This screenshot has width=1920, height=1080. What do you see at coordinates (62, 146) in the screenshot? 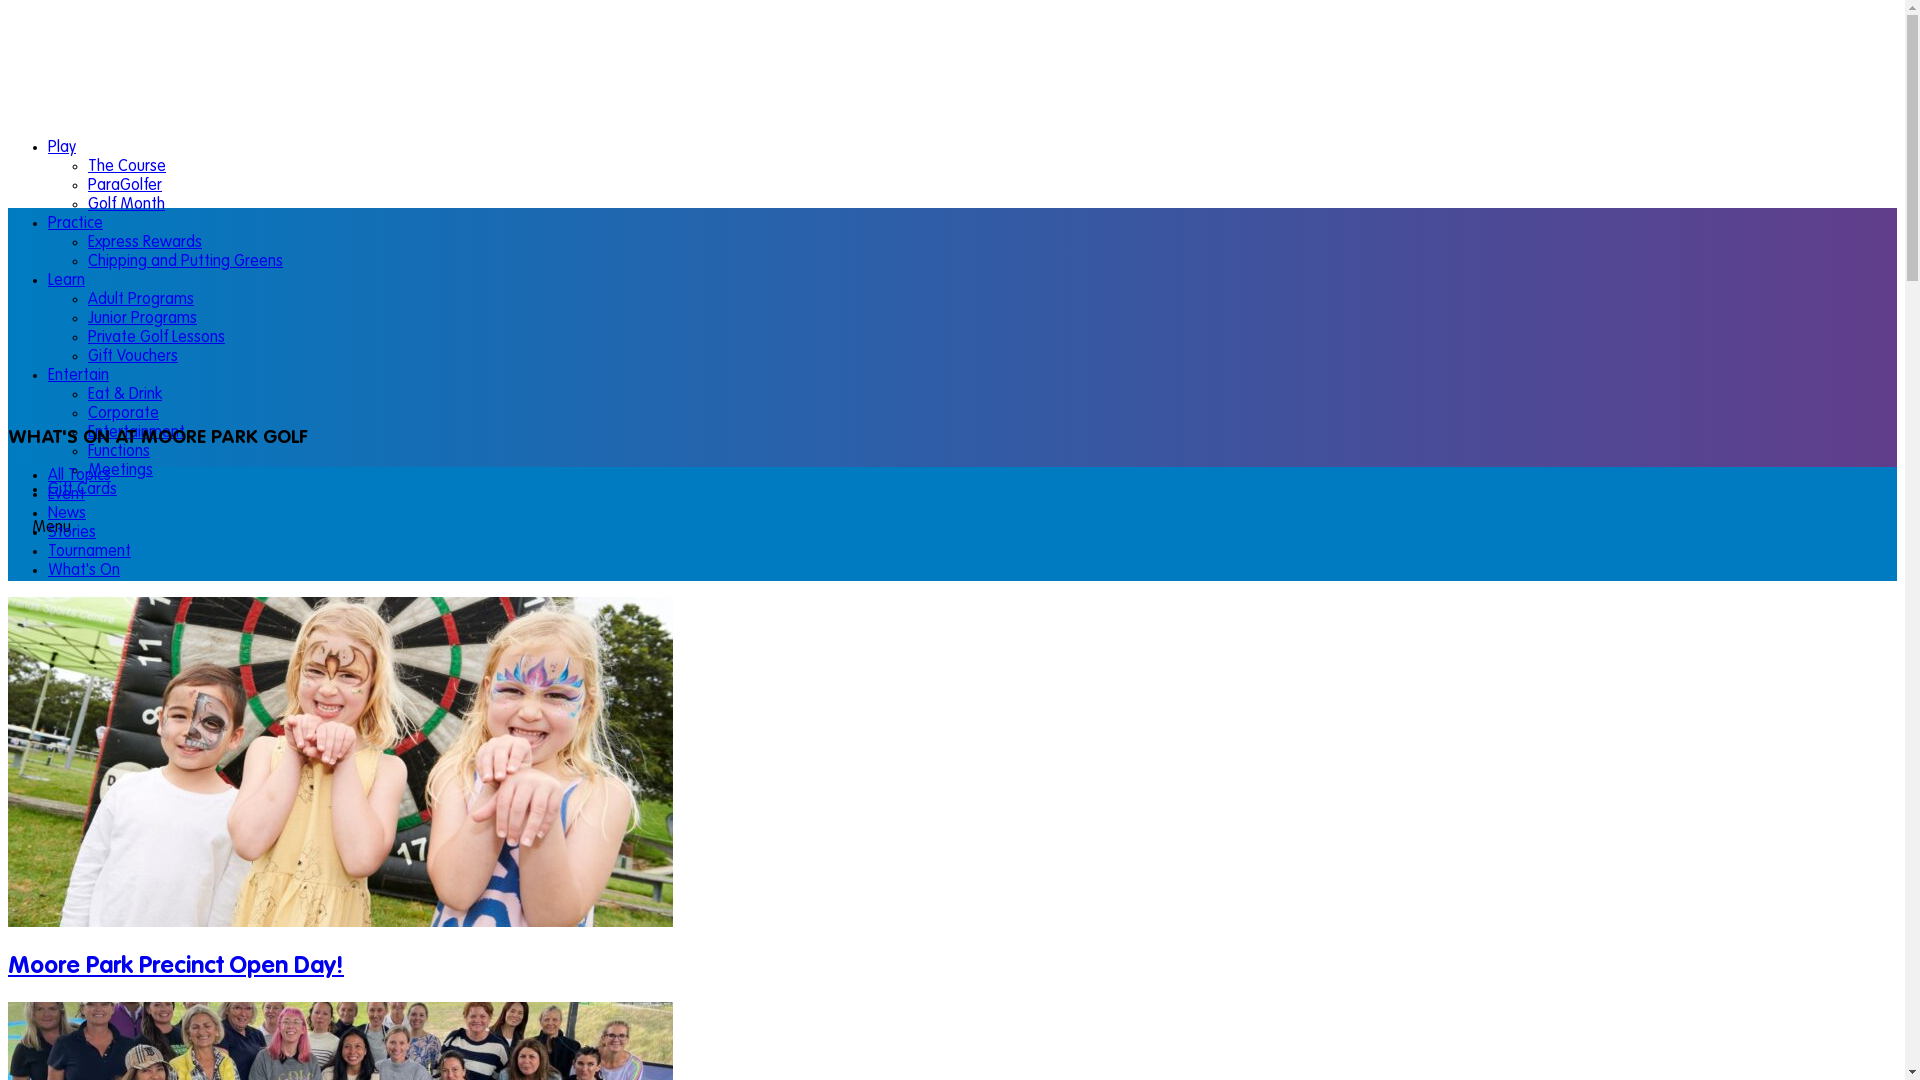
I see `'Play'` at bounding box center [62, 146].